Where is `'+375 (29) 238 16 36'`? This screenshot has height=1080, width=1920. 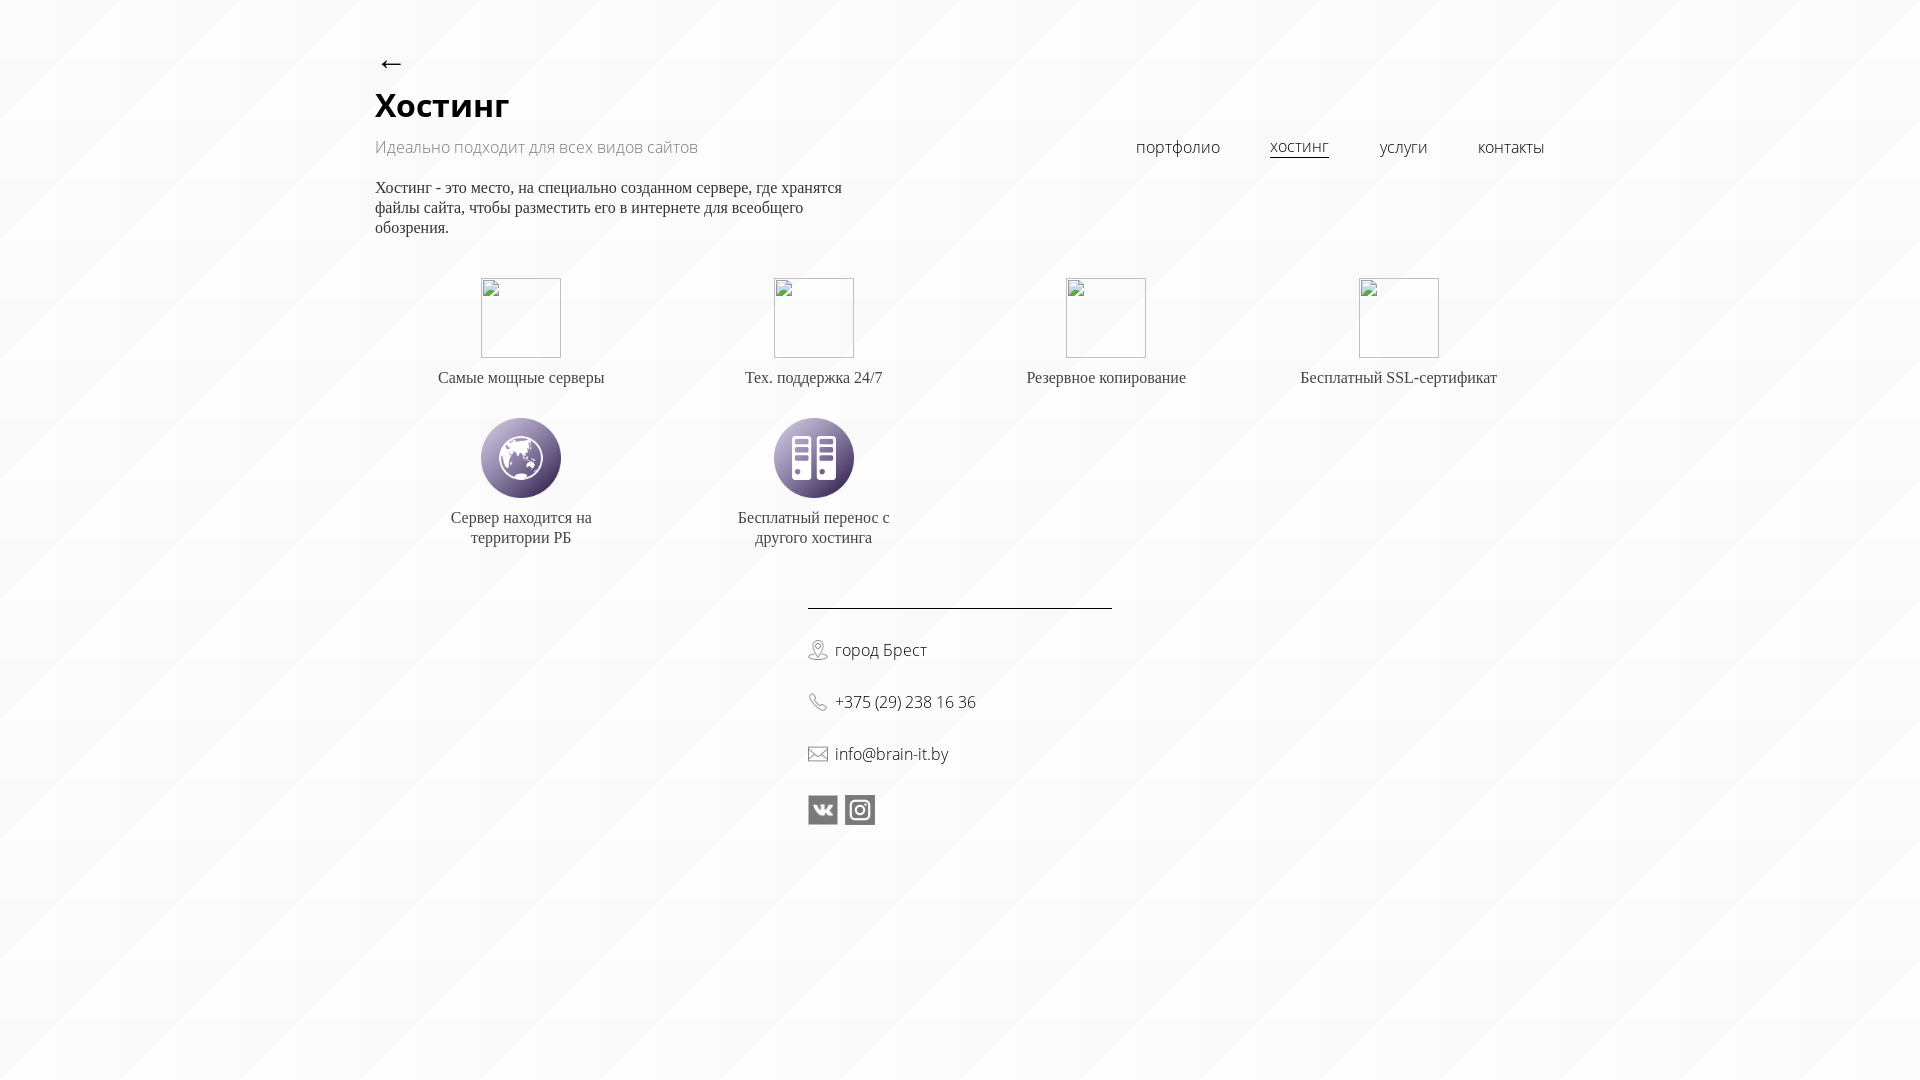 '+375 (29) 238 16 36' is located at coordinates (904, 701).